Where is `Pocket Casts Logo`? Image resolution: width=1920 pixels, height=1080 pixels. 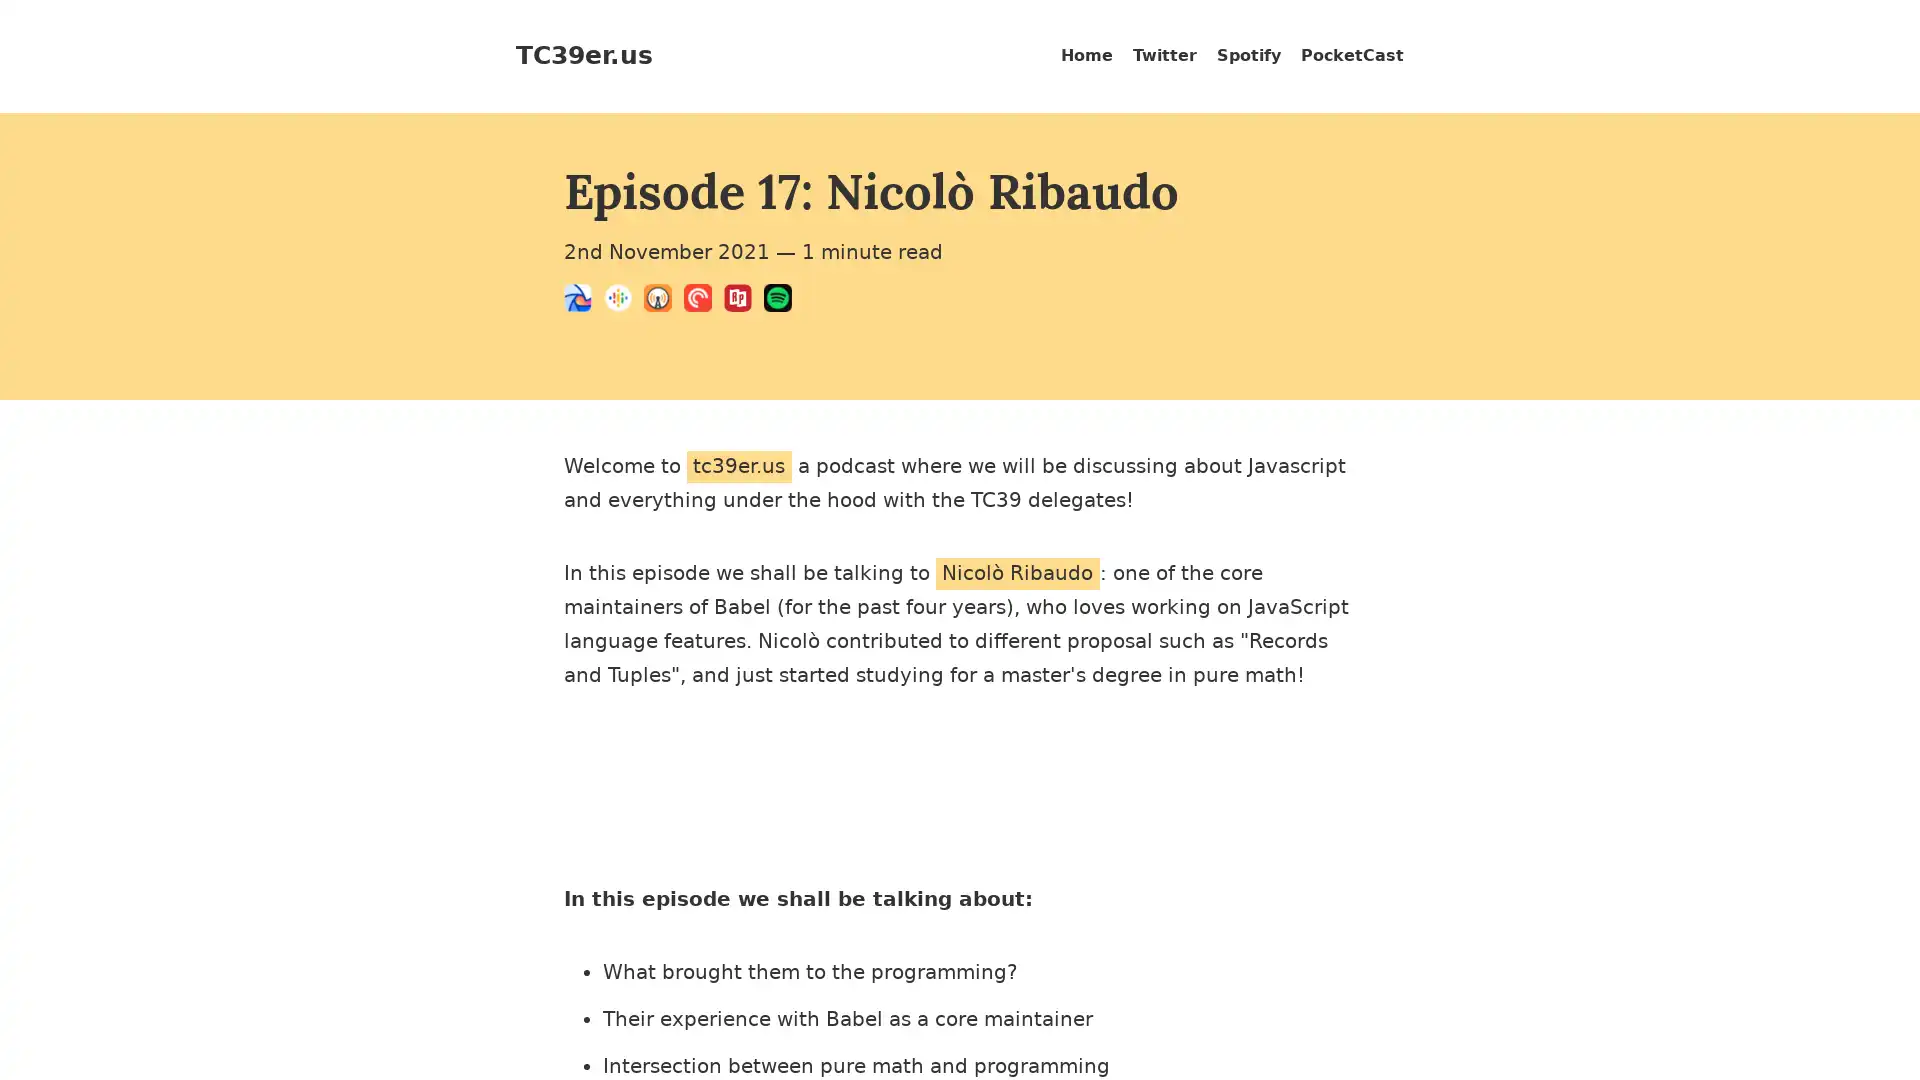
Pocket Casts Logo is located at coordinates (704, 301).